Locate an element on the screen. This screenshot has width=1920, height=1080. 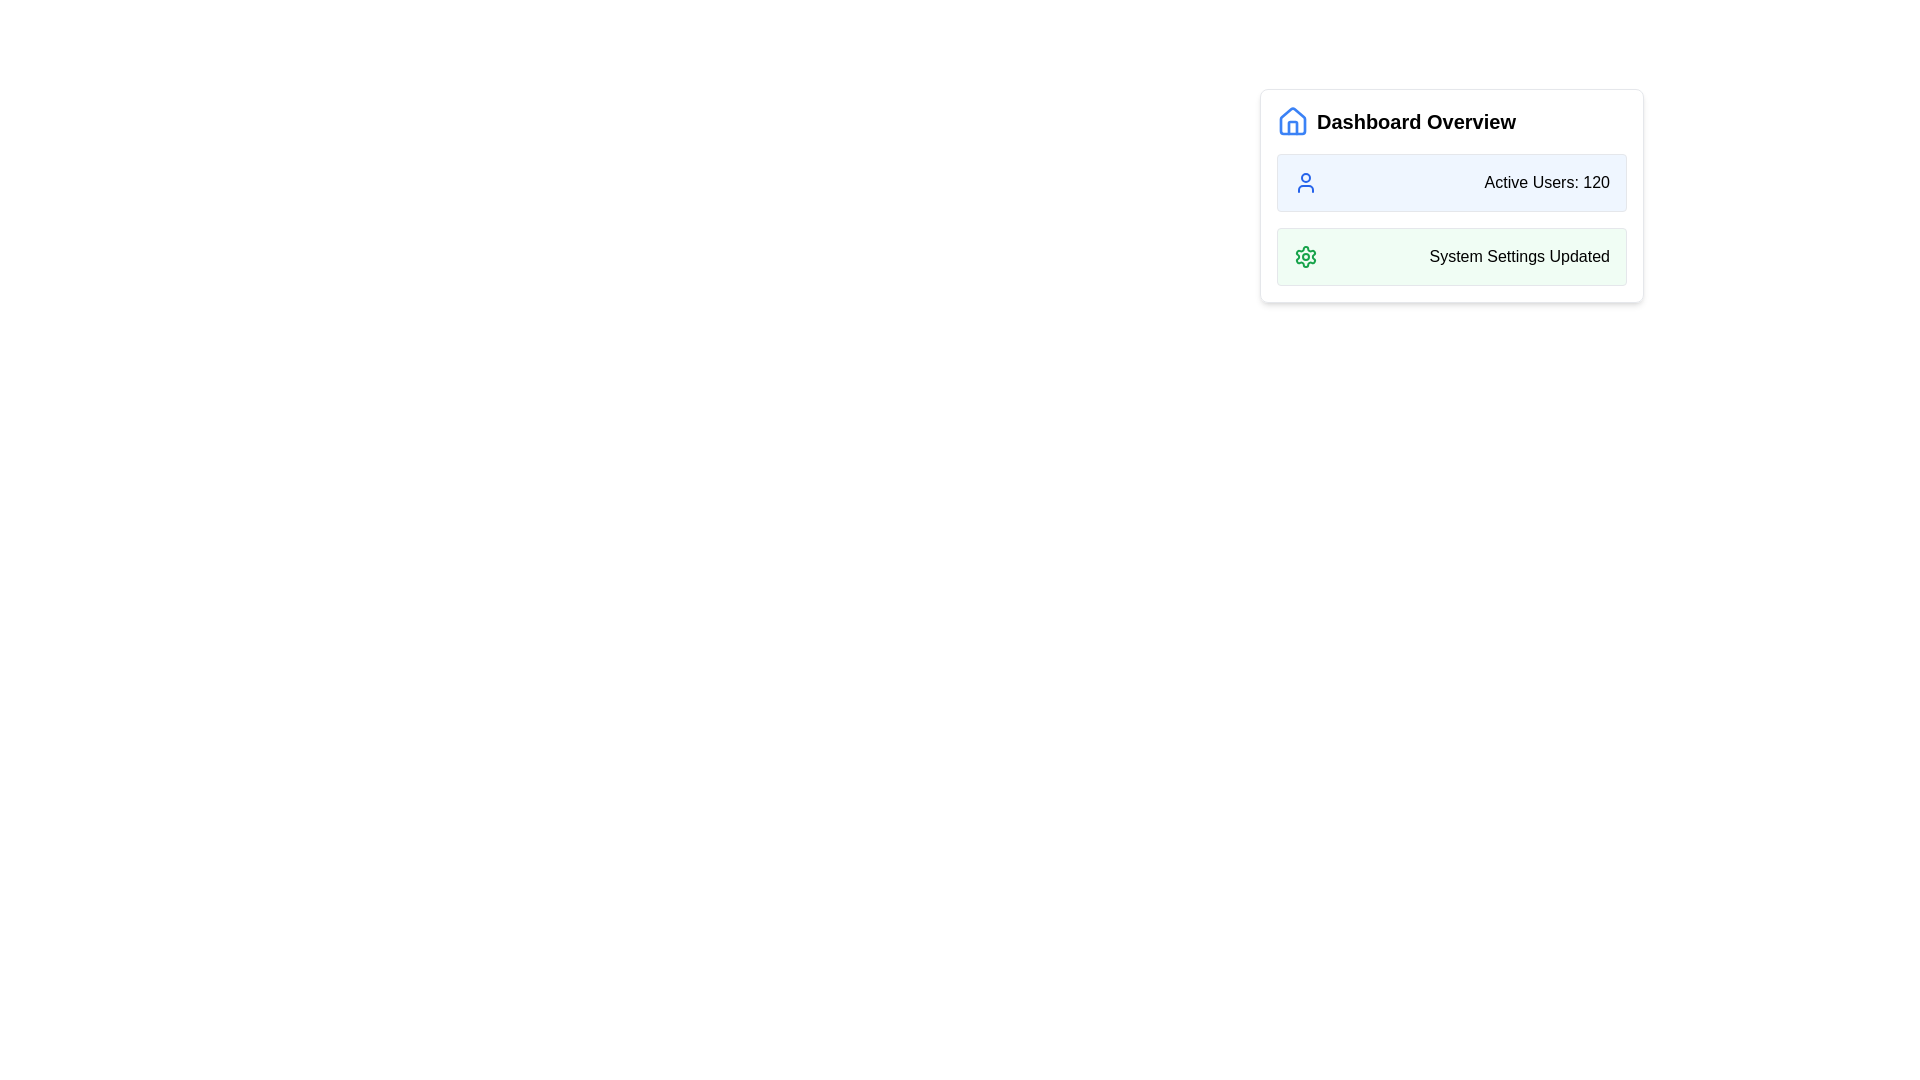
the 'Dashboard Overview' text heading with the blue house icon is located at coordinates (1451, 122).